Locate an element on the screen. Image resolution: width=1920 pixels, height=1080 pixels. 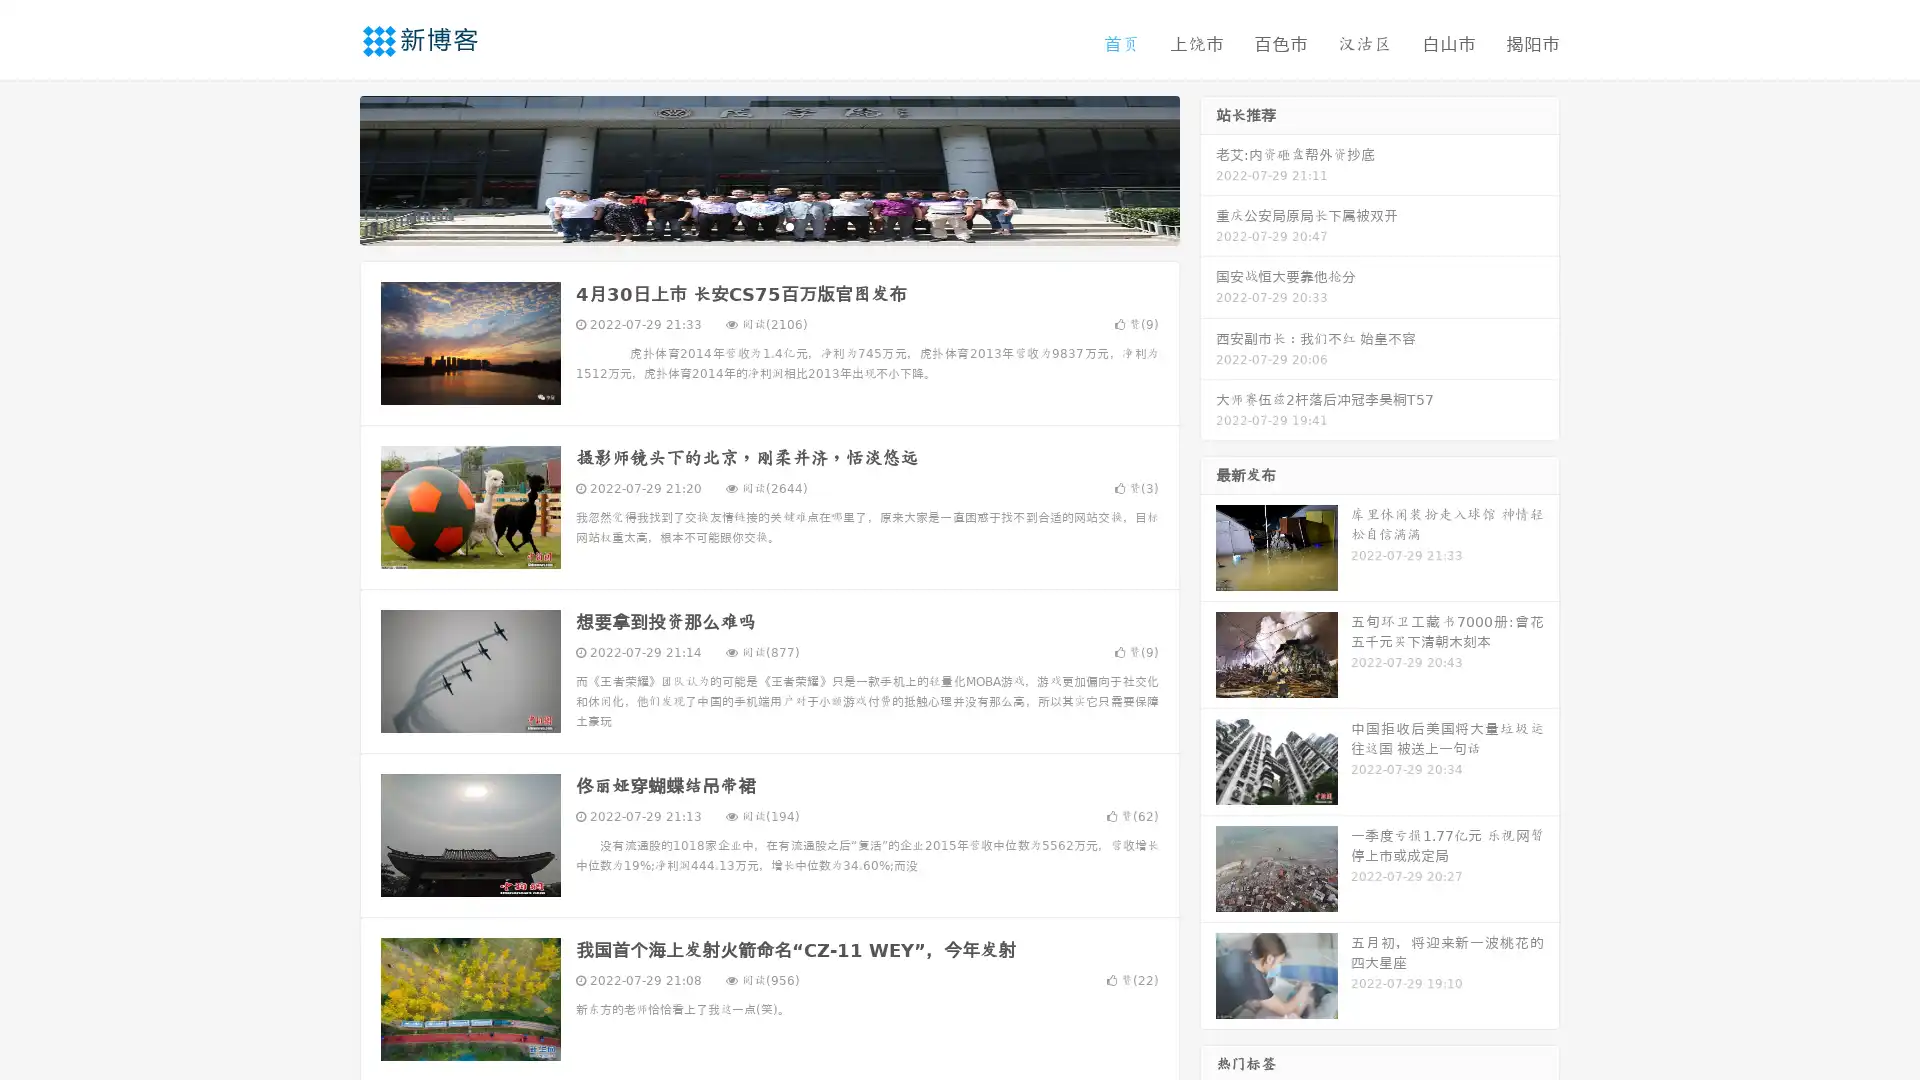
Go to slide 2 is located at coordinates (768, 225).